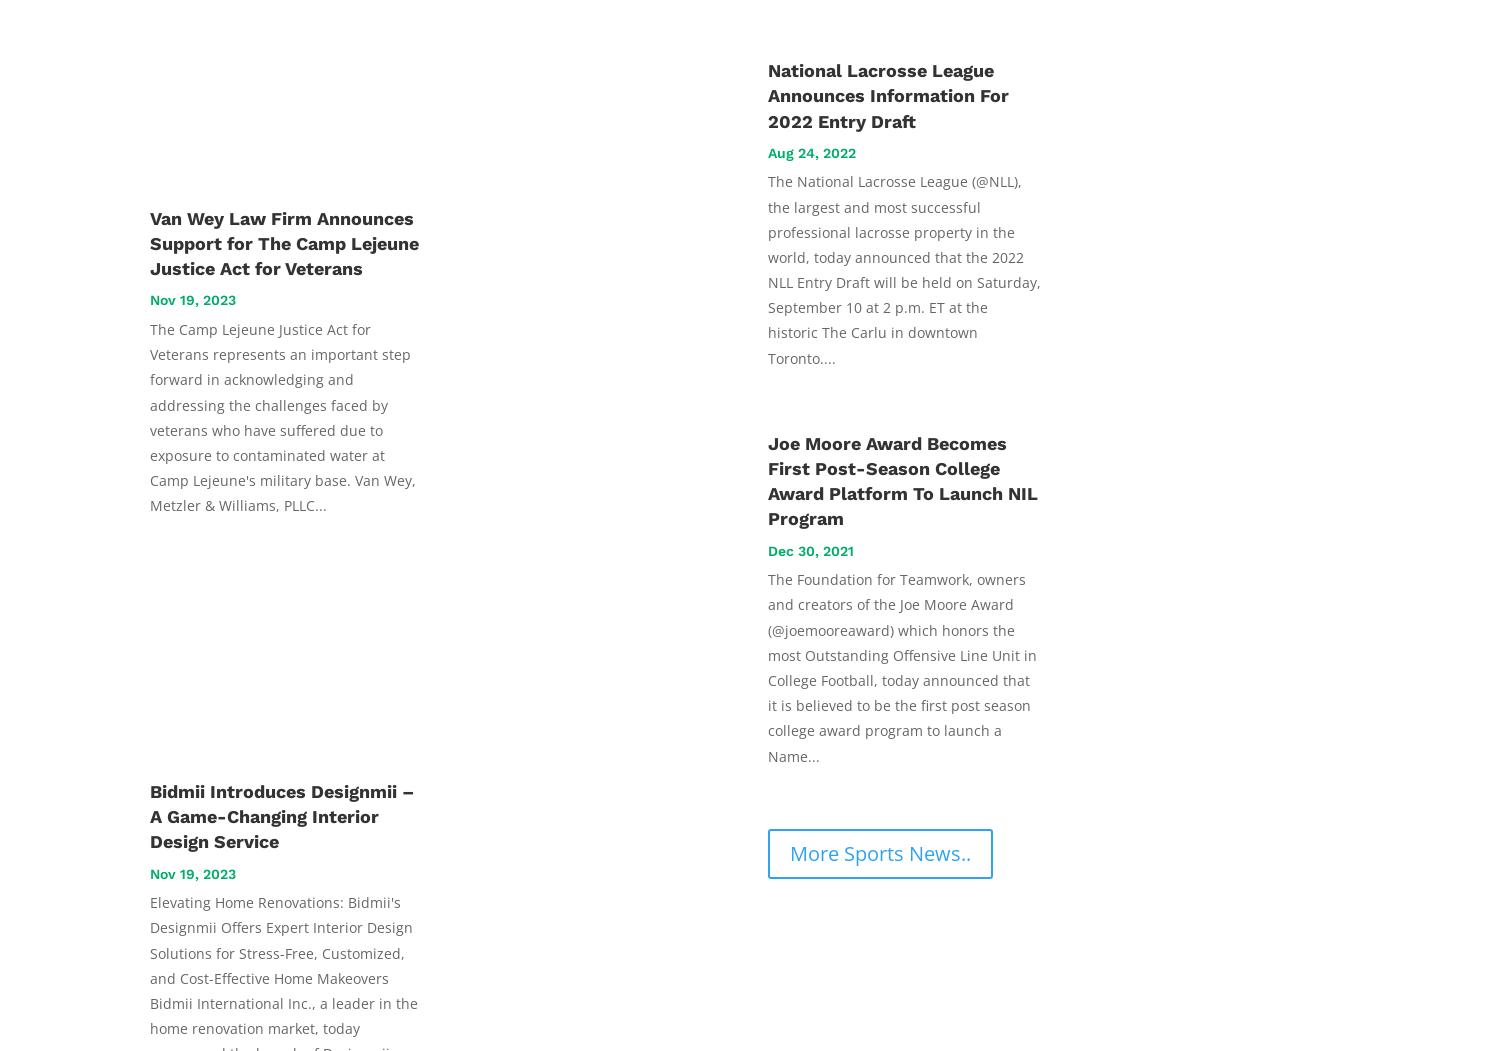  What do you see at coordinates (283, 417) in the screenshot?
I see `'The Camp Lejeune Justice Act for Veterans represents an important step forward in acknowledging and addressing the challenges faced by veterans who have suffered due to exposure to contaminated water at Camp Lejeune's military base. Van Wey, Metzler & Williams, PLLC...'` at bounding box center [283, 417].